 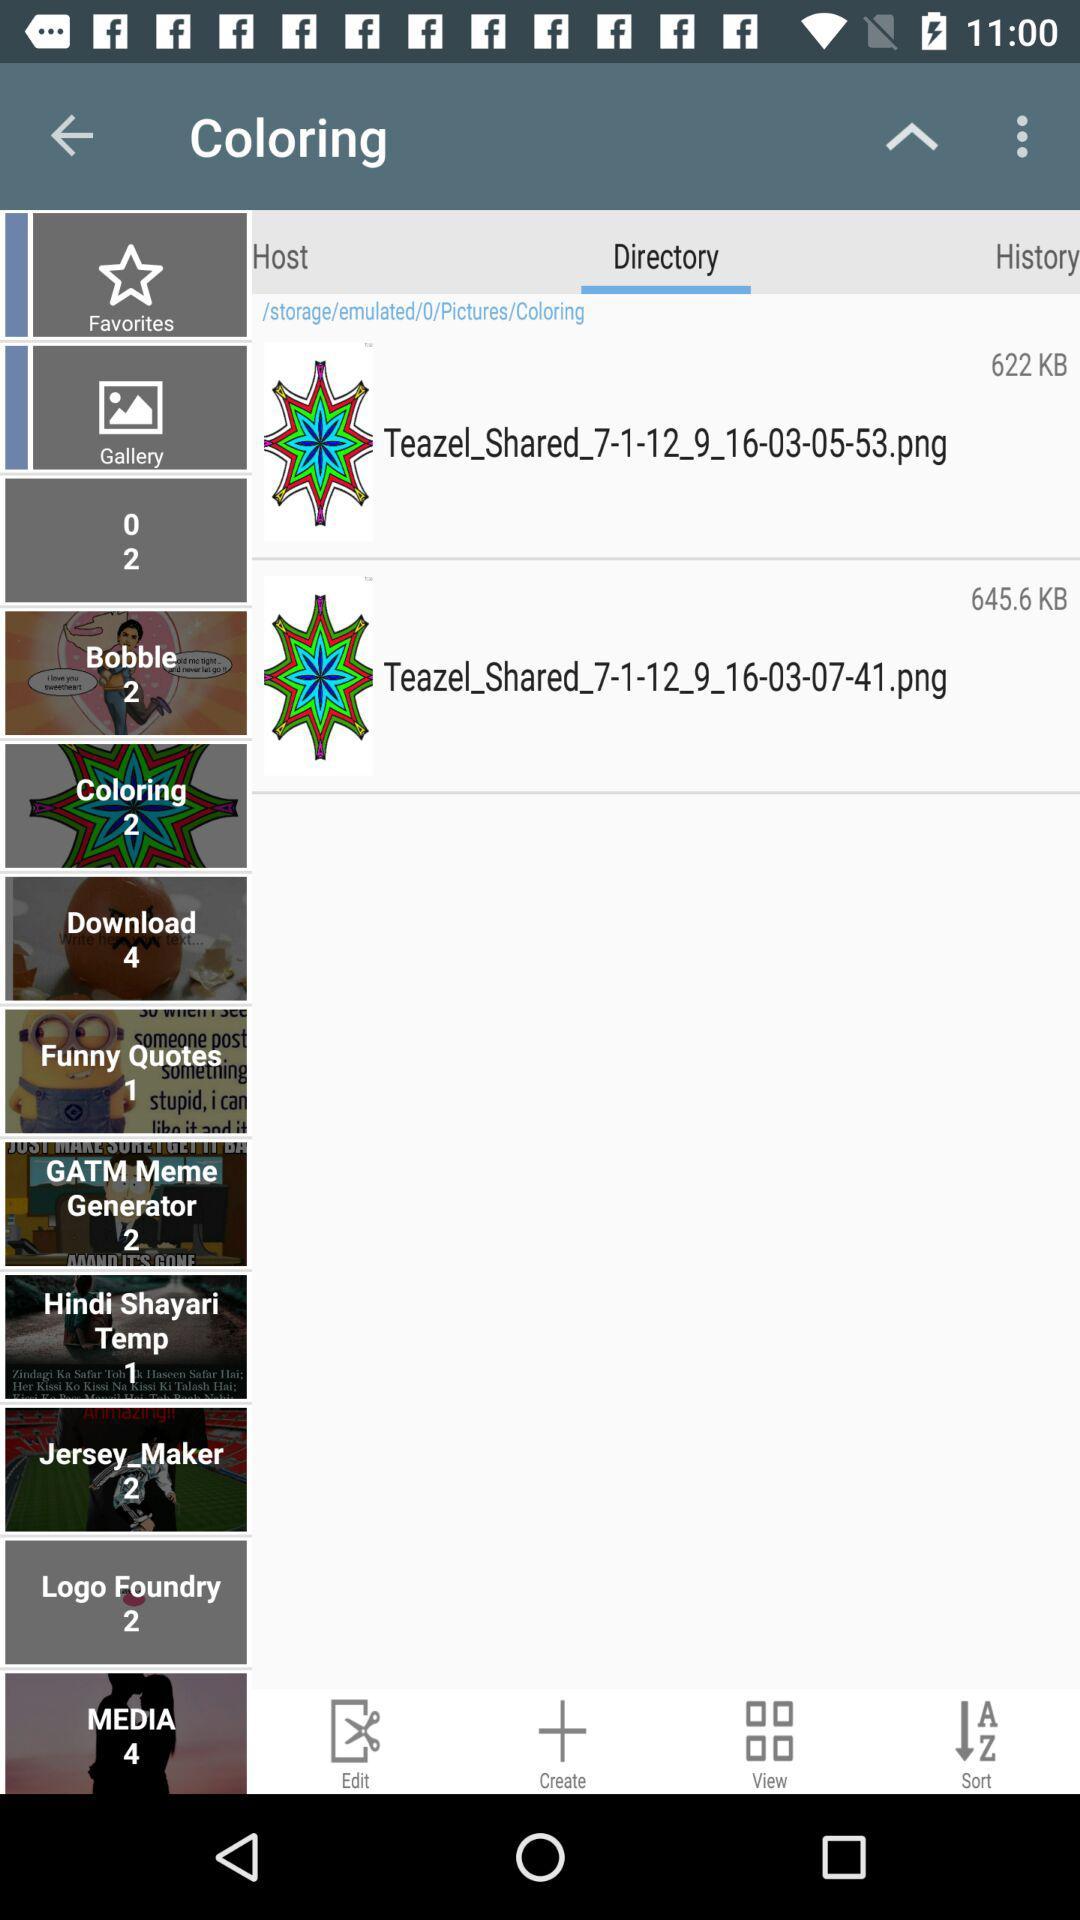 I want to click on icon next to the coloring, so click(x=72, y=135).